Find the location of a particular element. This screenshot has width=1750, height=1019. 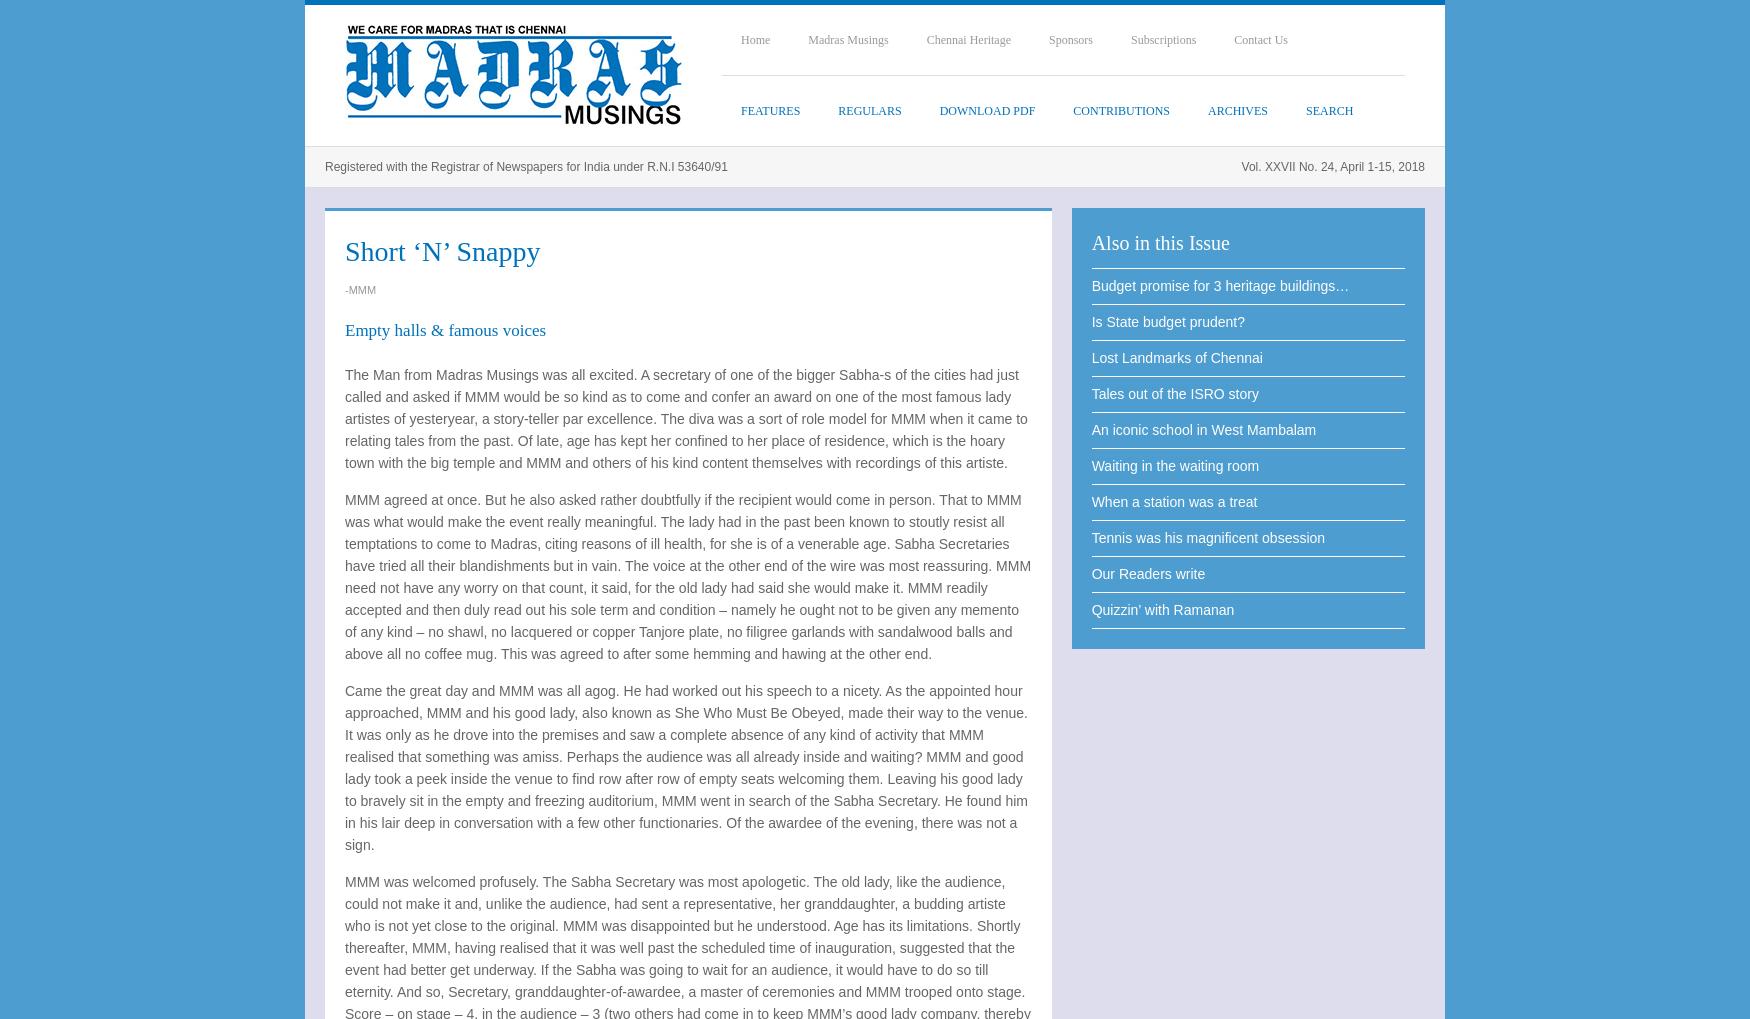

'Tennis was his magnificent obsession' is located at coordinates (1090, 538).